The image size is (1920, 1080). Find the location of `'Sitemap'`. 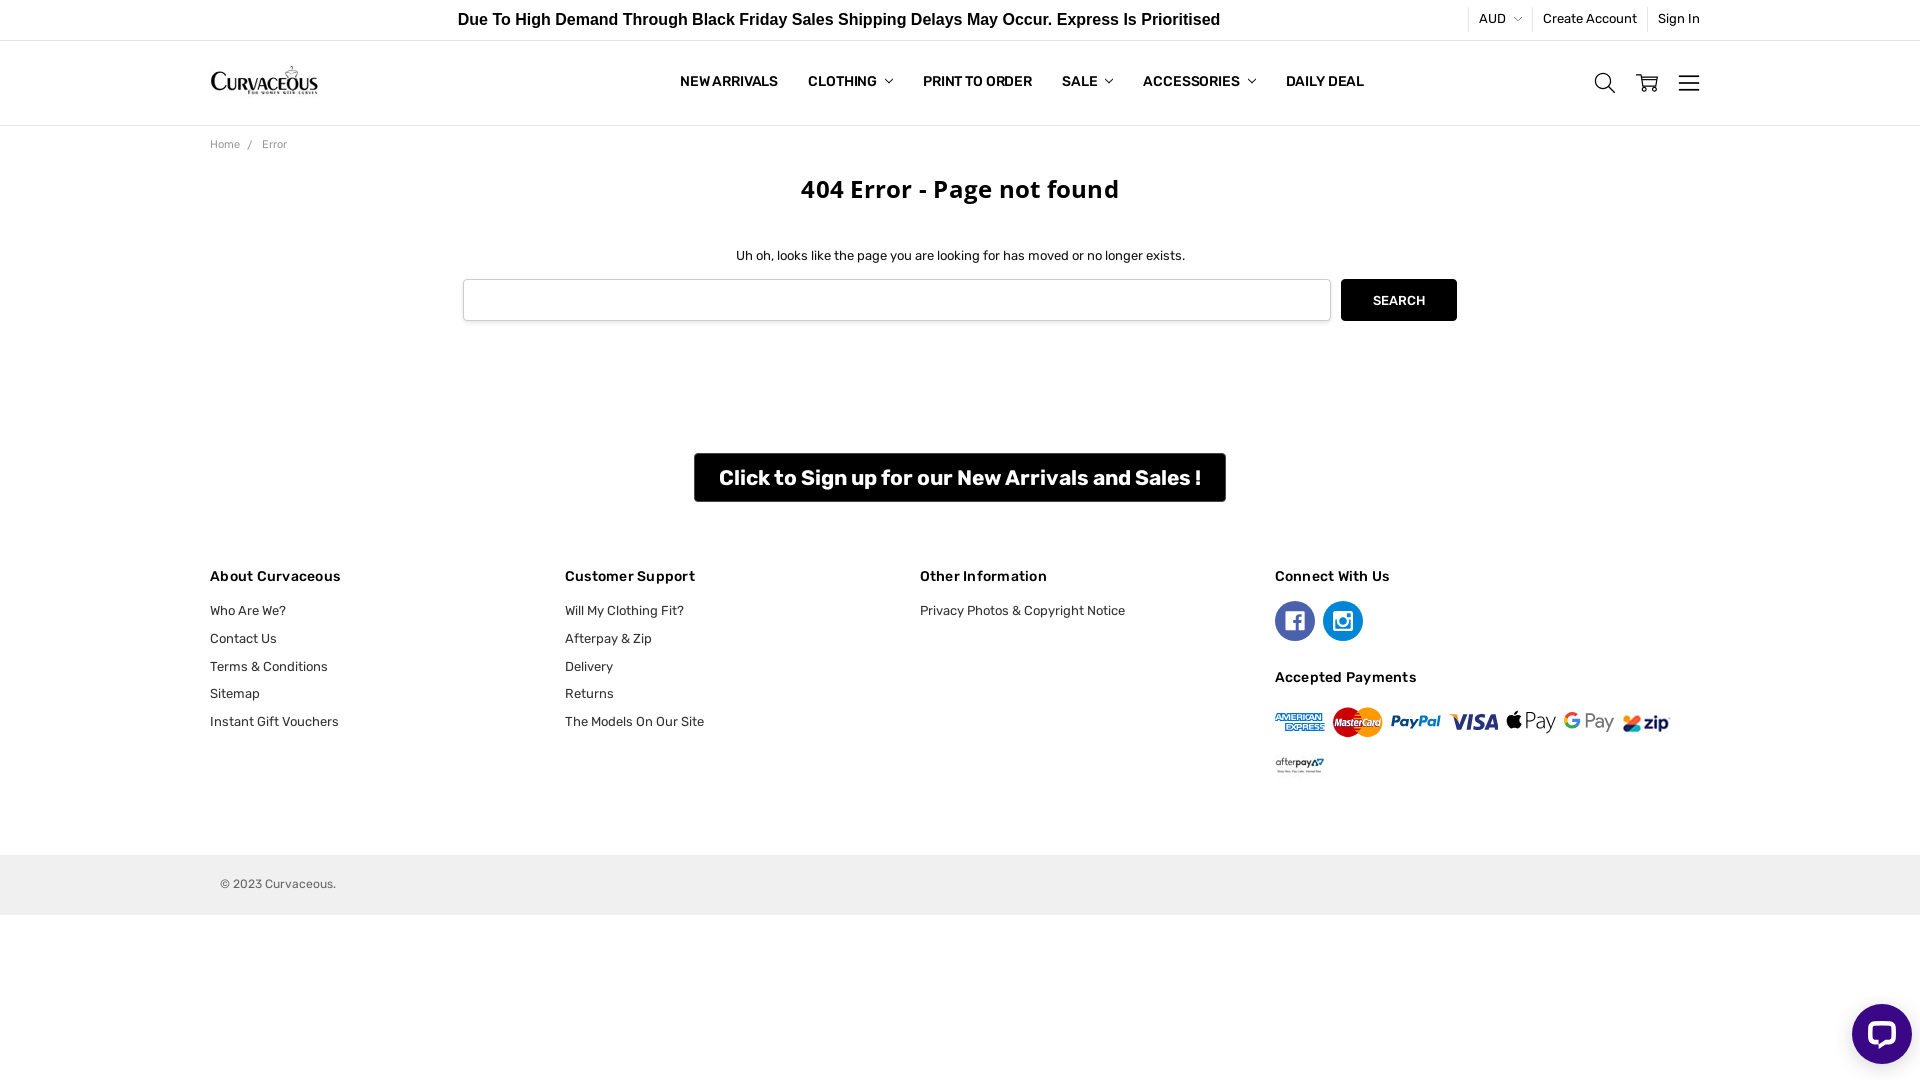

'Sitemap' is located at coordinates (235, 692).